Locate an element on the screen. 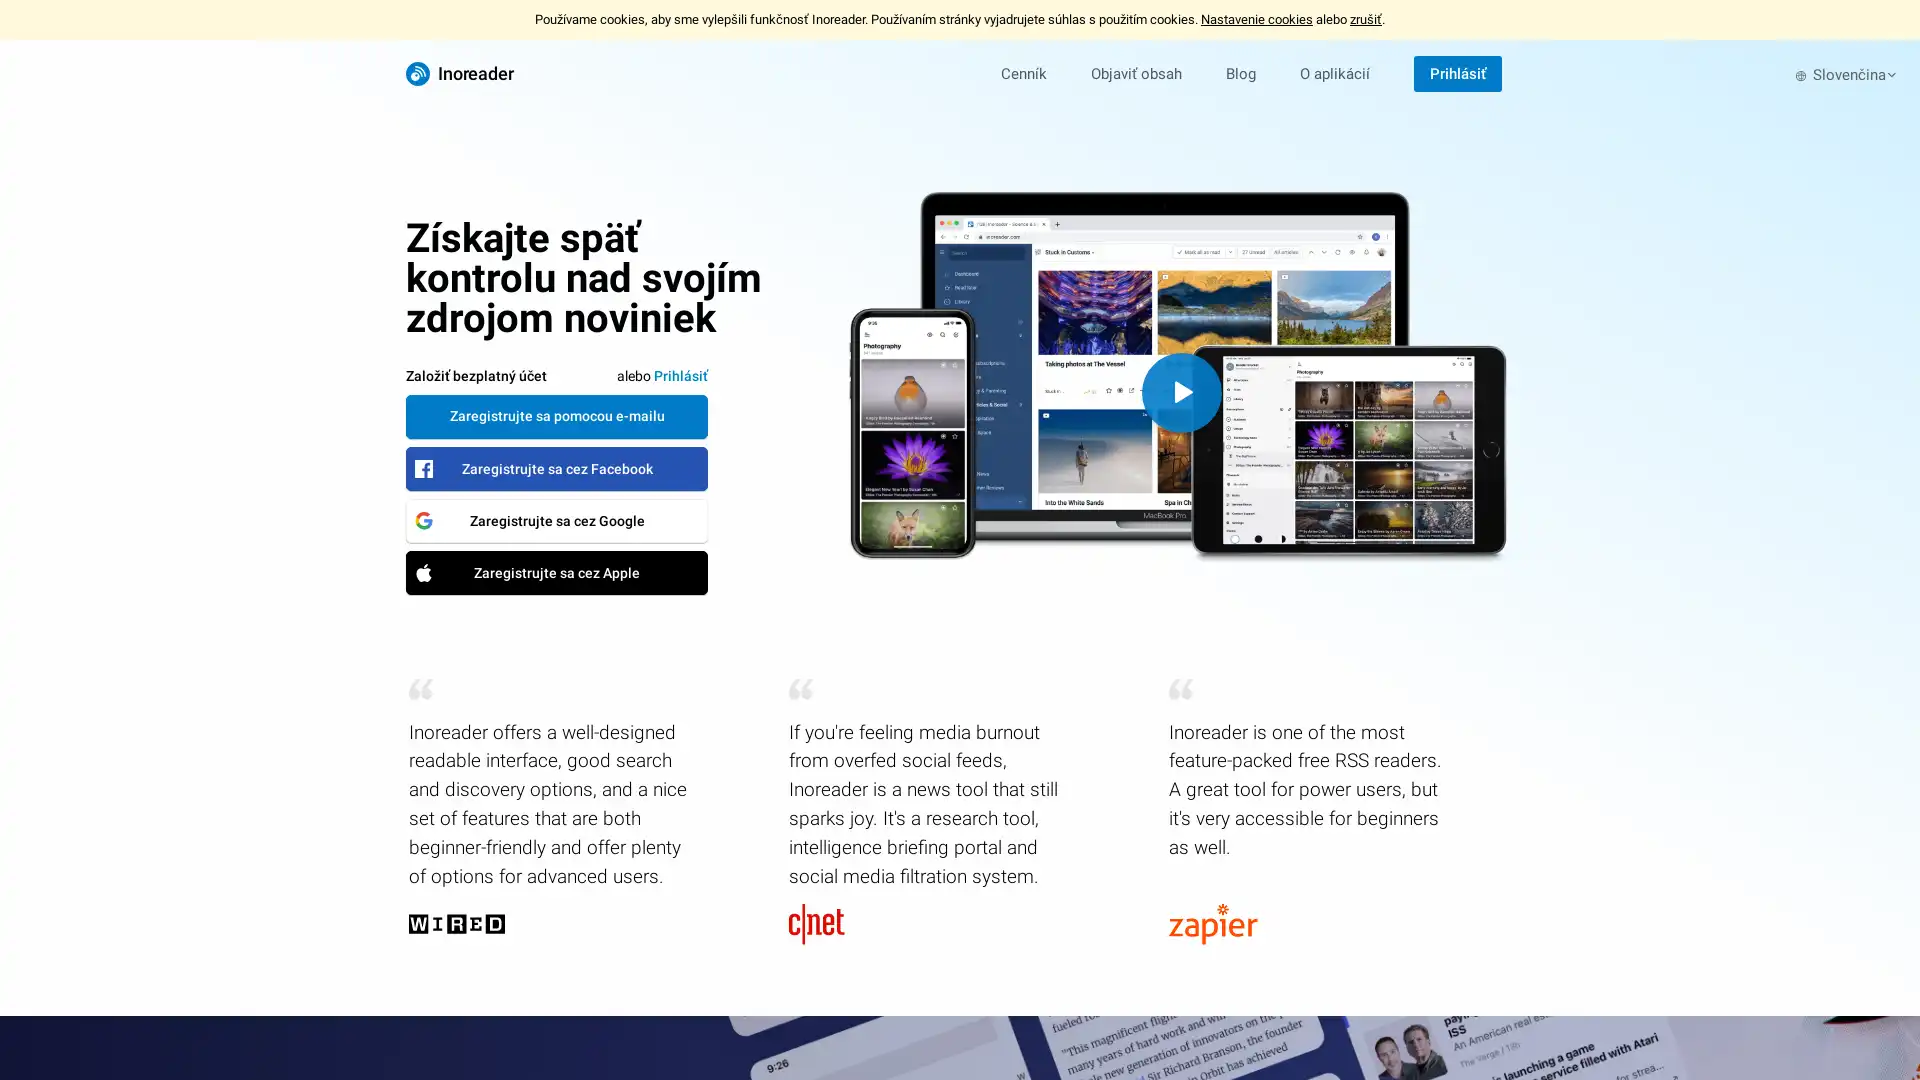 The image size is (1920, 1080). Zaregistrujte sa pomocou e-mailu is located at coordinates (556, 415).